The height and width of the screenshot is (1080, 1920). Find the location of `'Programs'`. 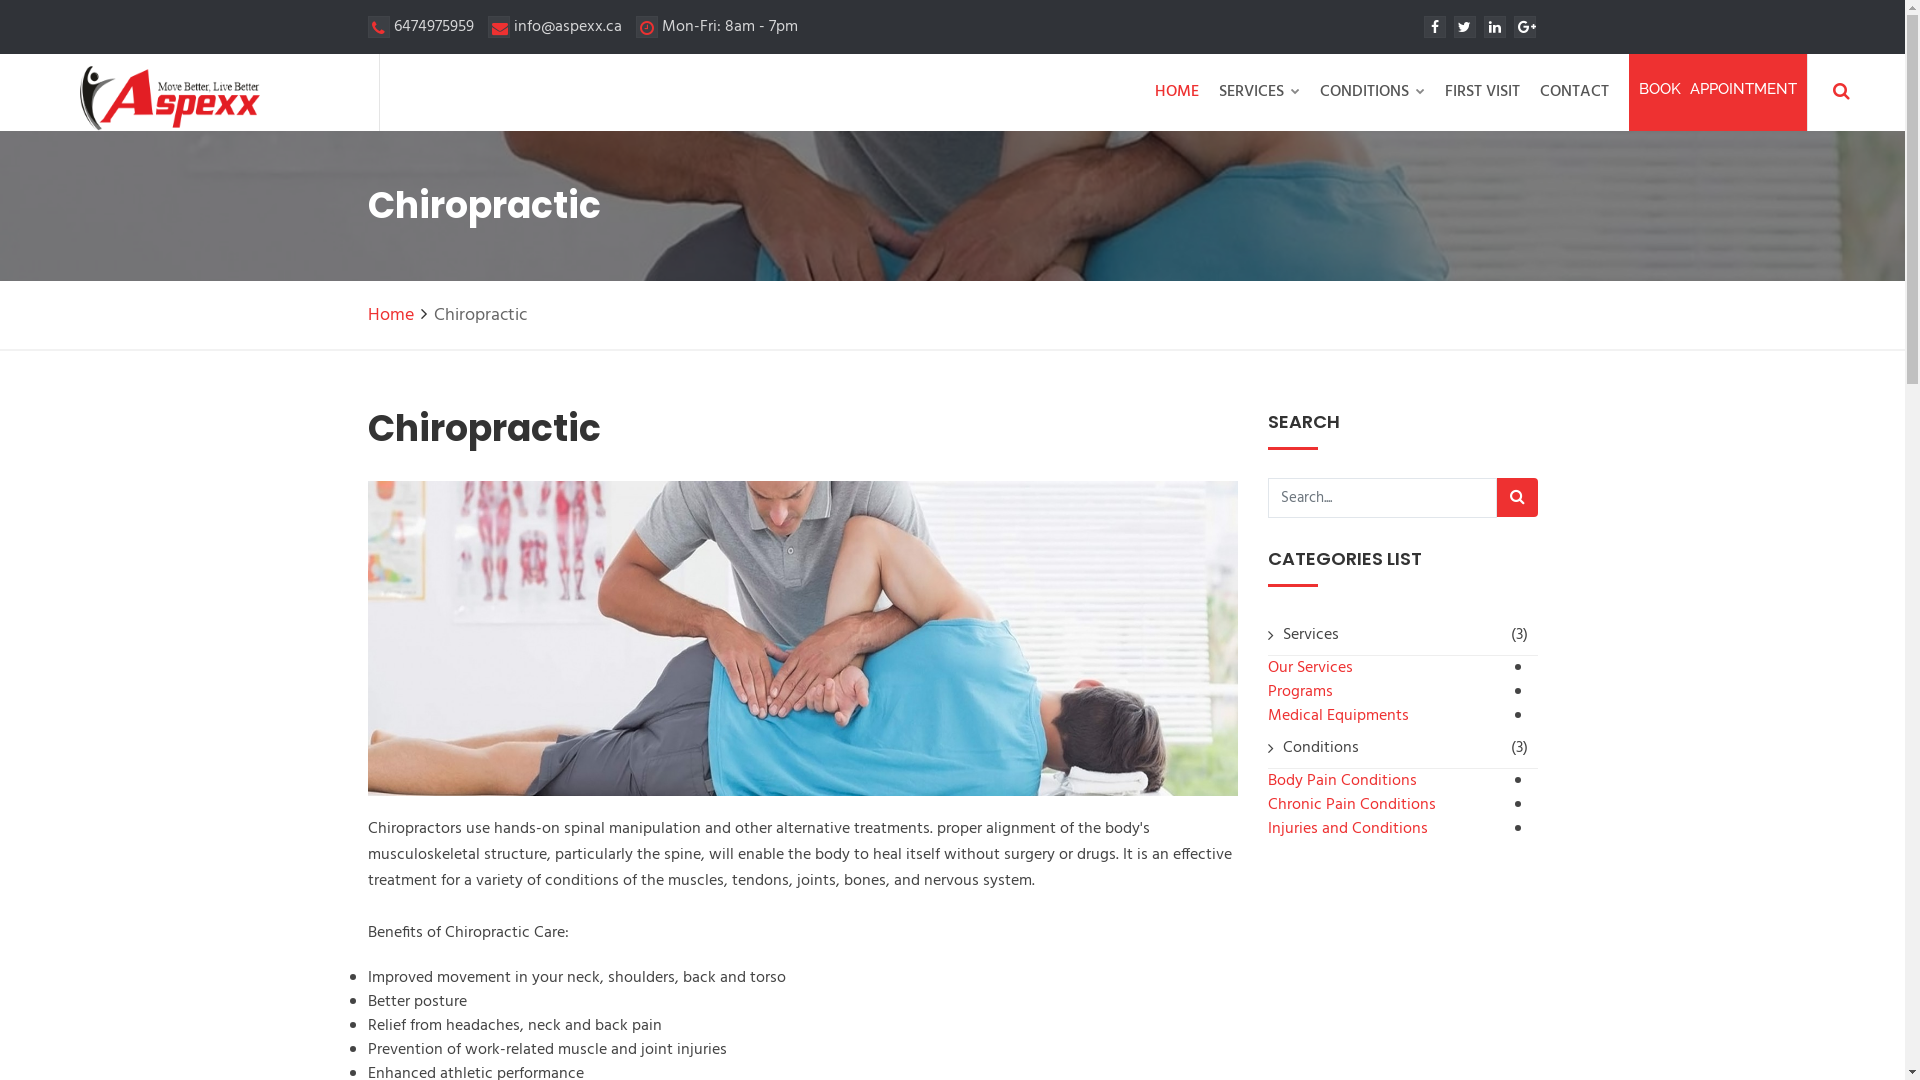

'Programs' is located at coordinates (1300, 690).